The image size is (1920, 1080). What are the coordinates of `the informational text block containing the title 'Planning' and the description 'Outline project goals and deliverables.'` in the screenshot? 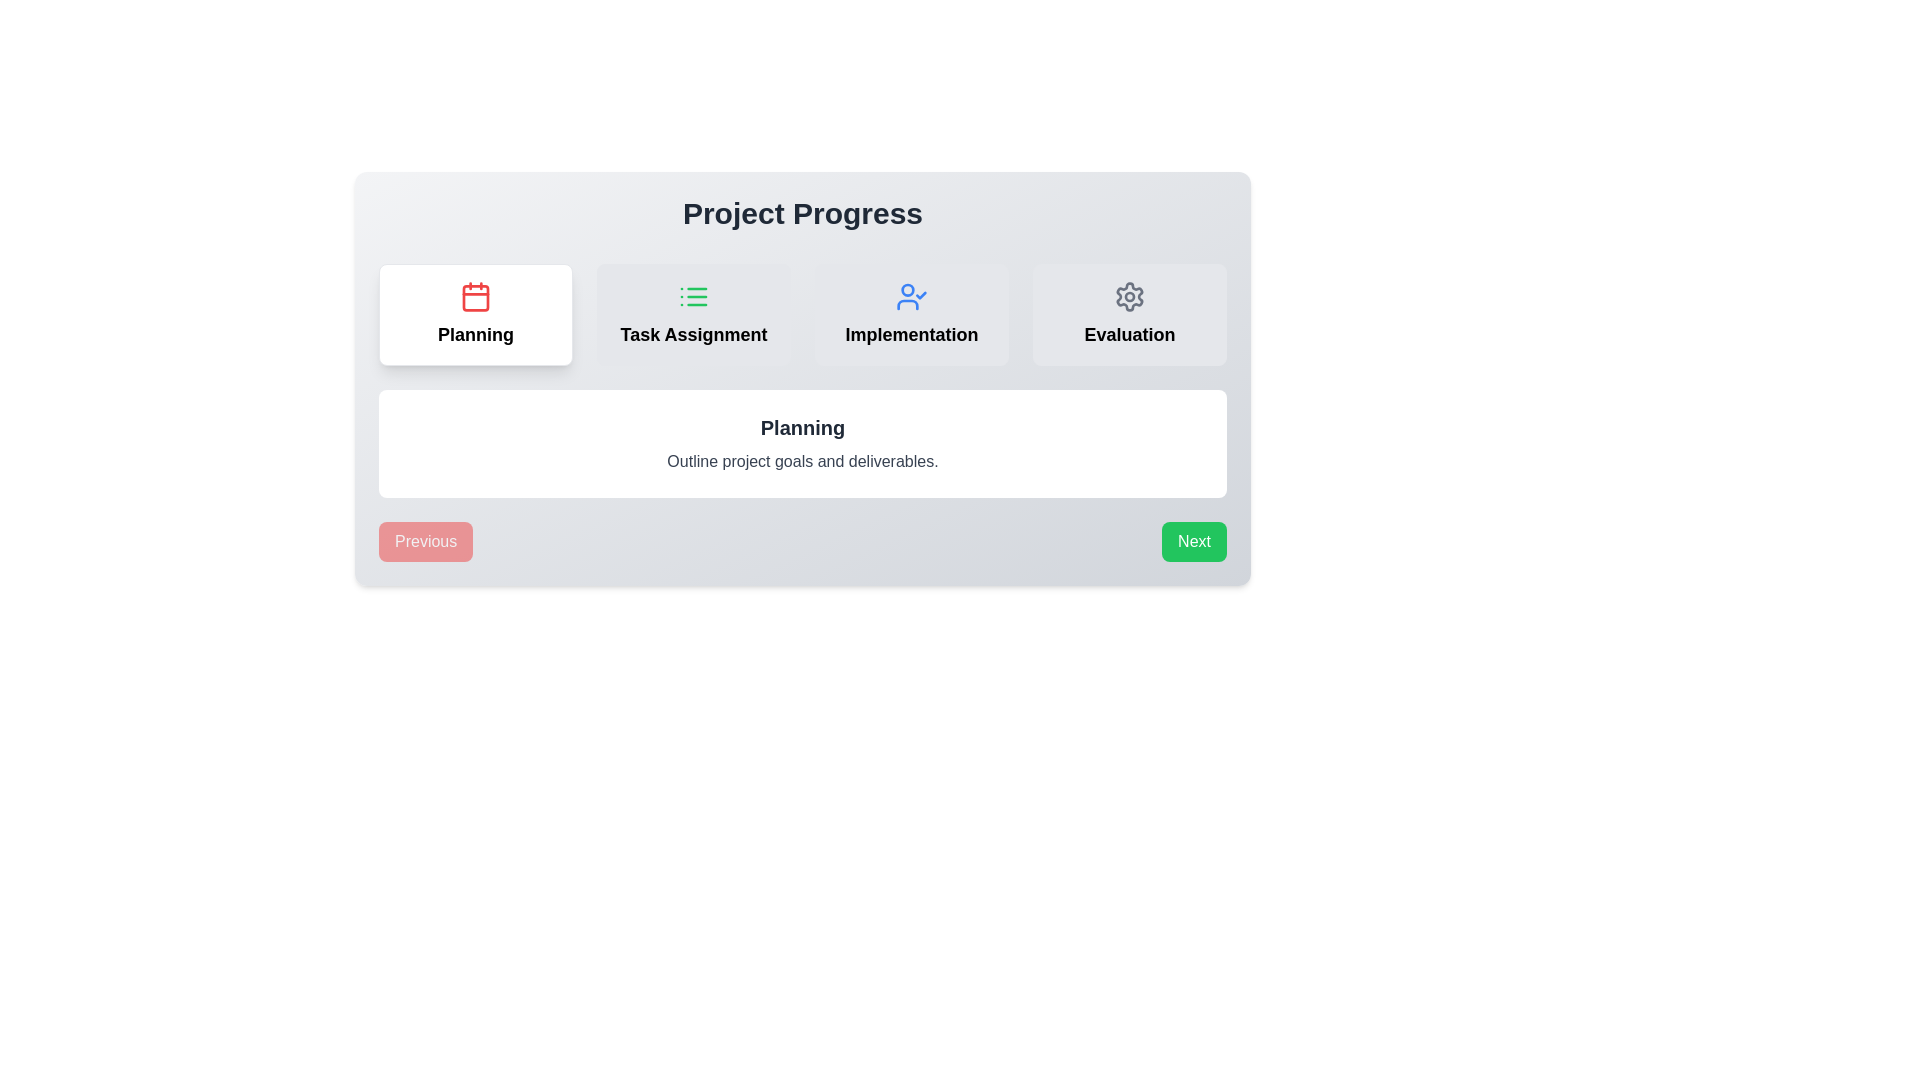 It's located at (802, 442).